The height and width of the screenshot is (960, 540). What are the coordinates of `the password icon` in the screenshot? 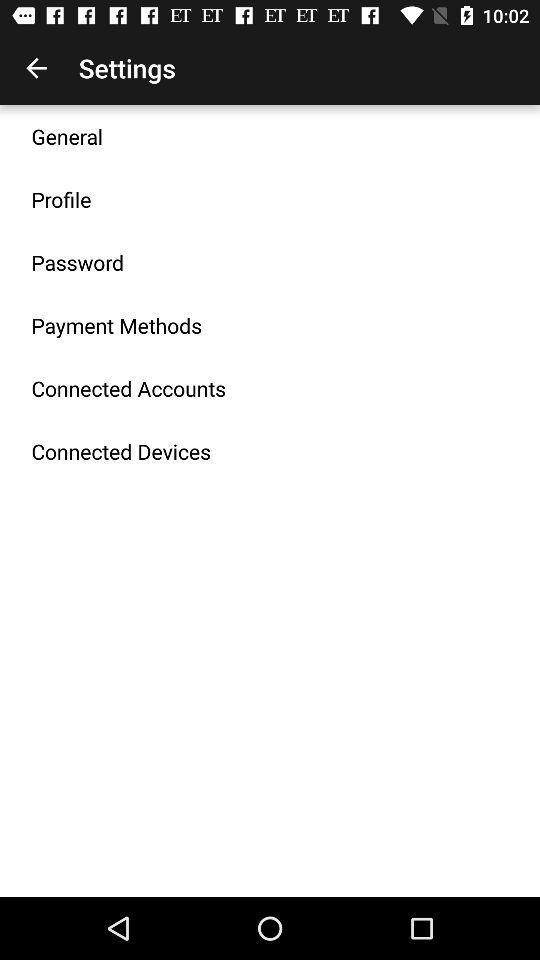 It's located at (76, 261).